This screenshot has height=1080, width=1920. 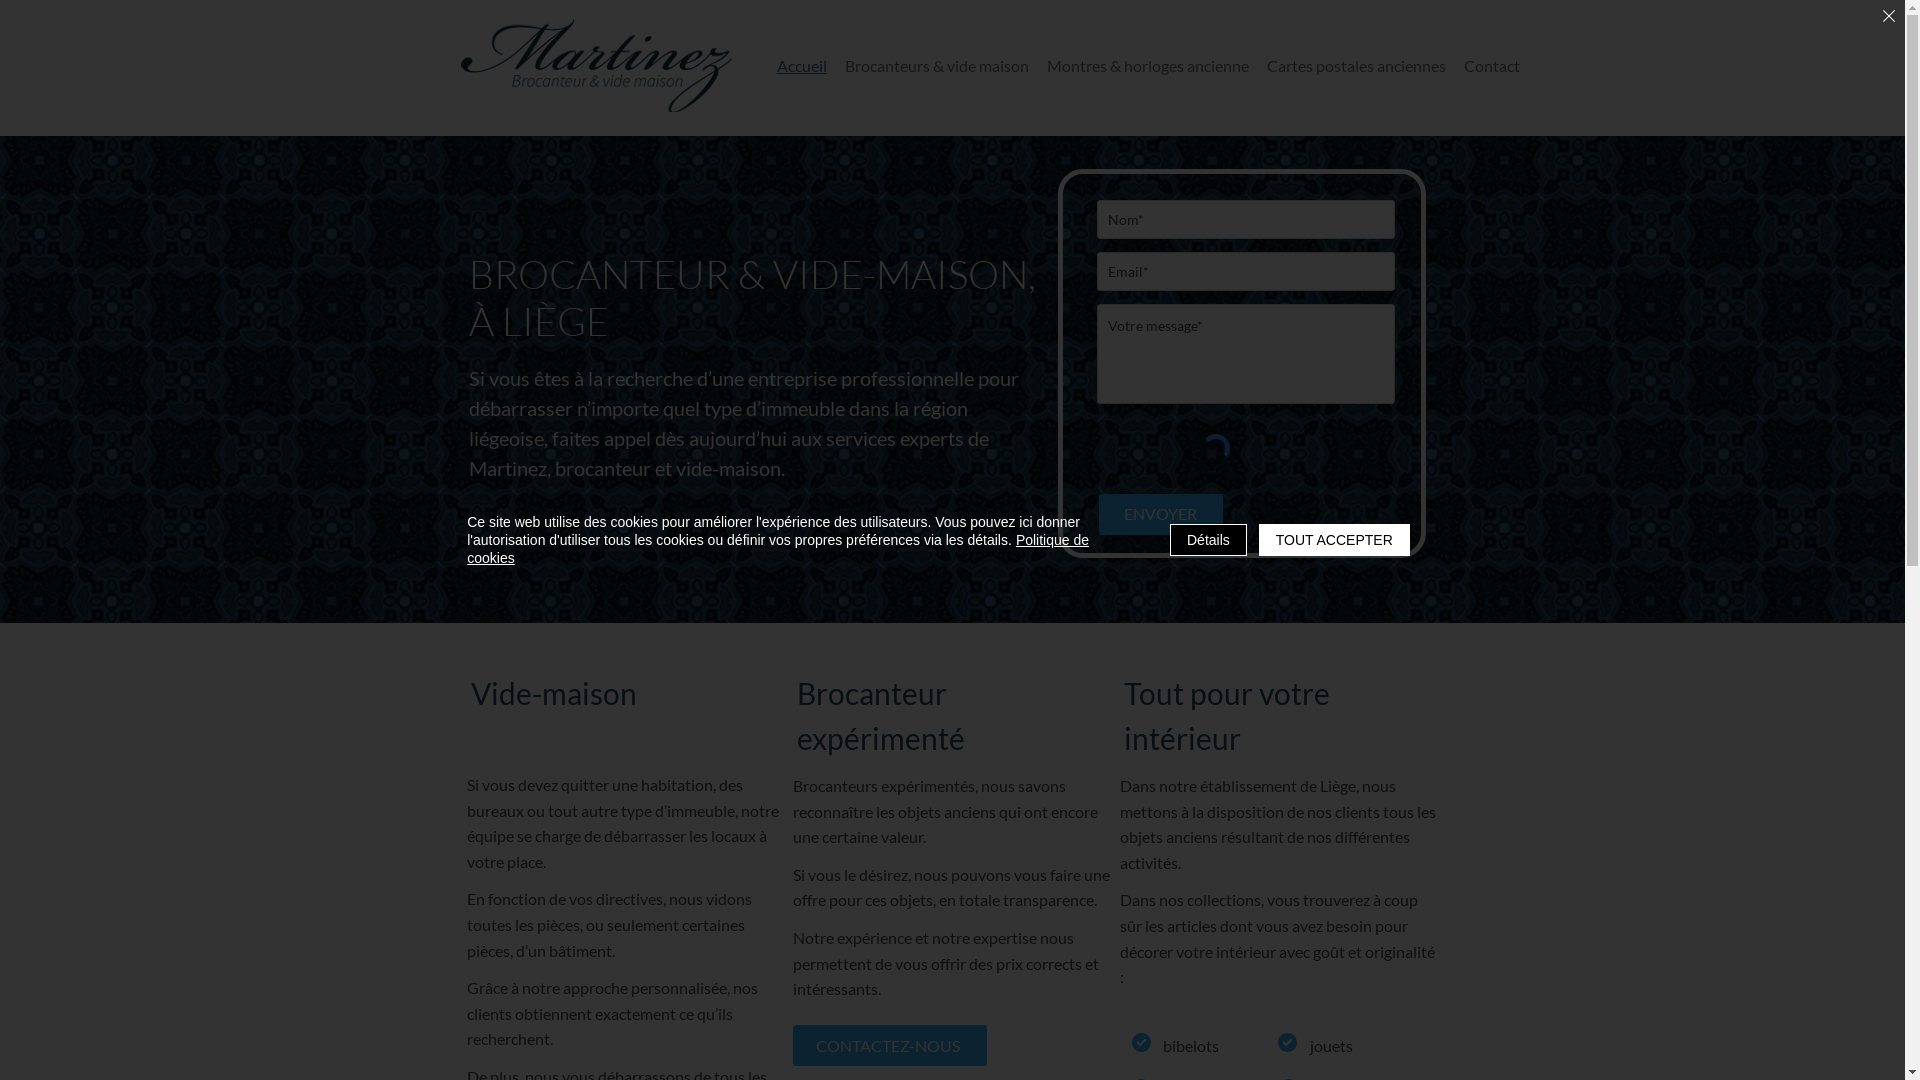 I want to click on 'CONTACTEZ-NOUS', so click(x=887, y=1044).